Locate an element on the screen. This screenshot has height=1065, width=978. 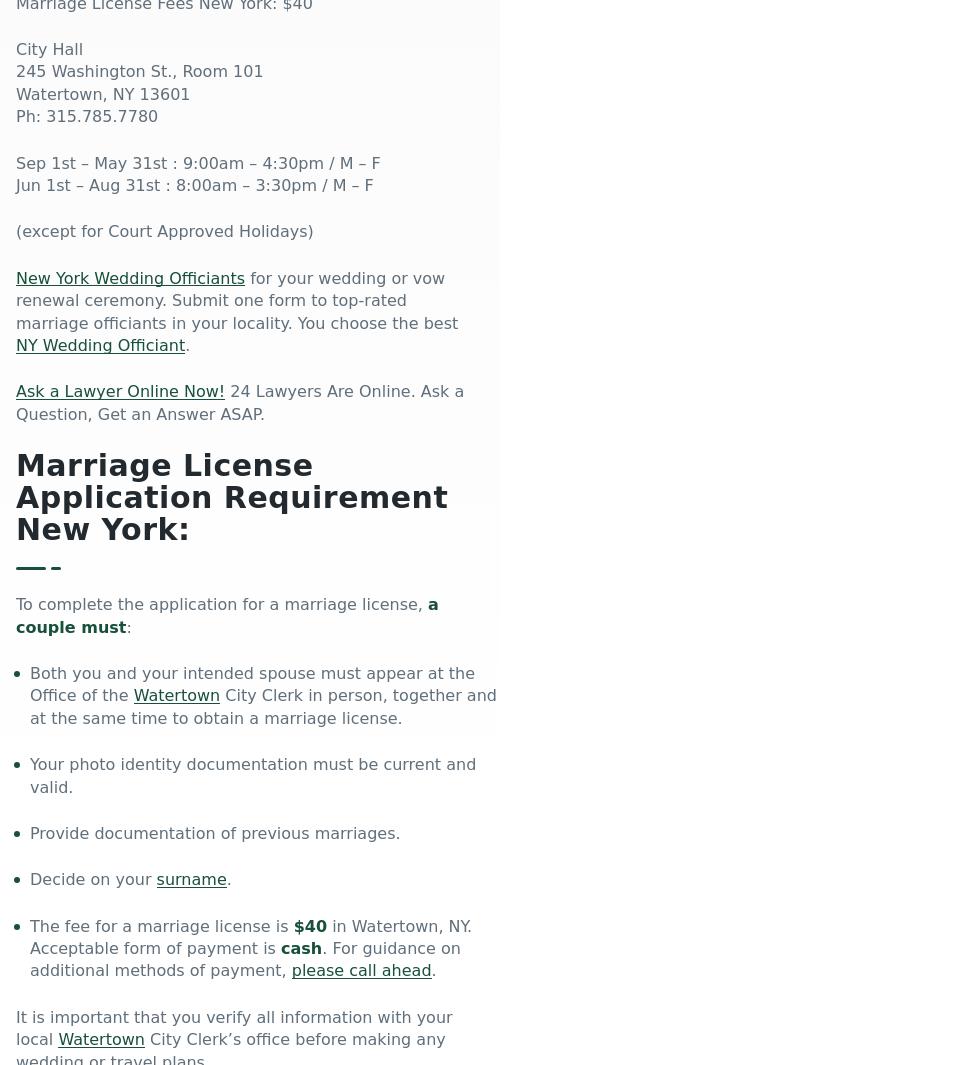
'To complete the application for a marriage license,' is located at coordinates (222, 604).